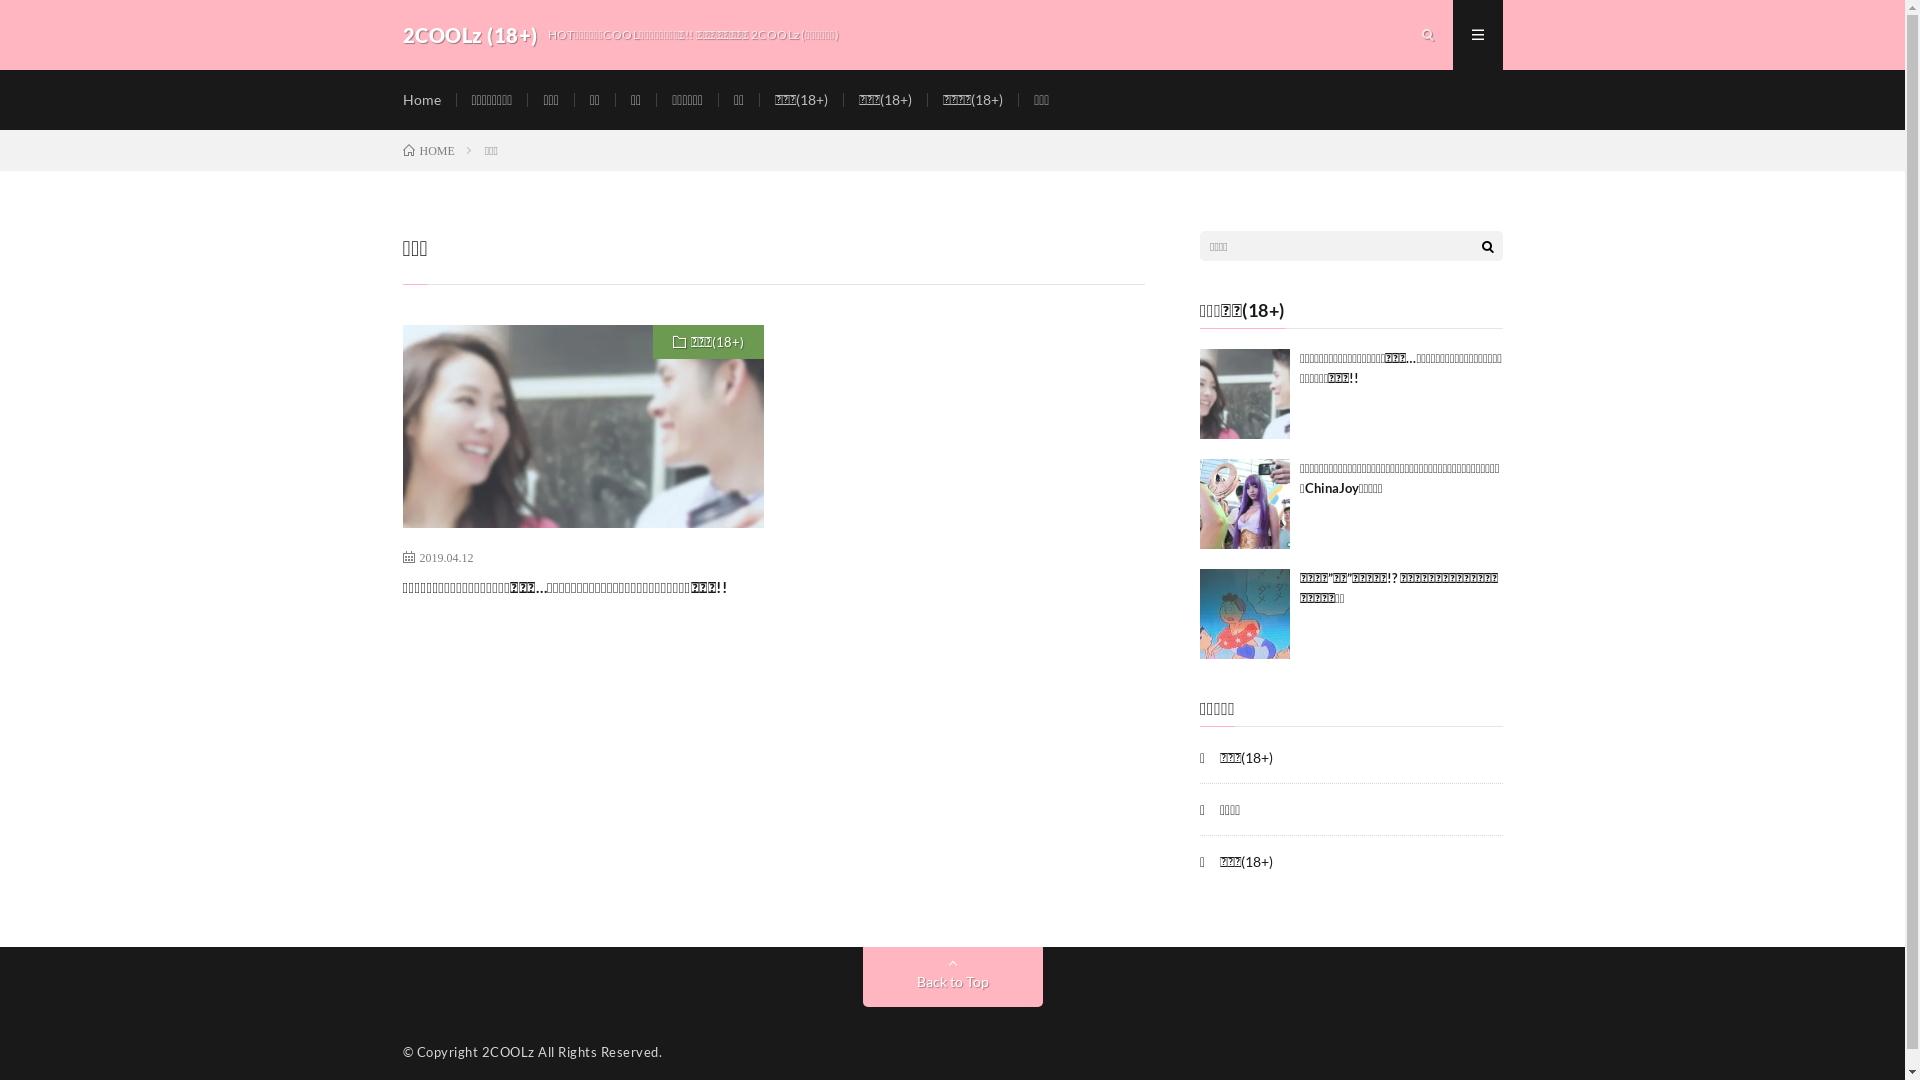  I want to click on '2COOLz (18+)', so click(468, 34).